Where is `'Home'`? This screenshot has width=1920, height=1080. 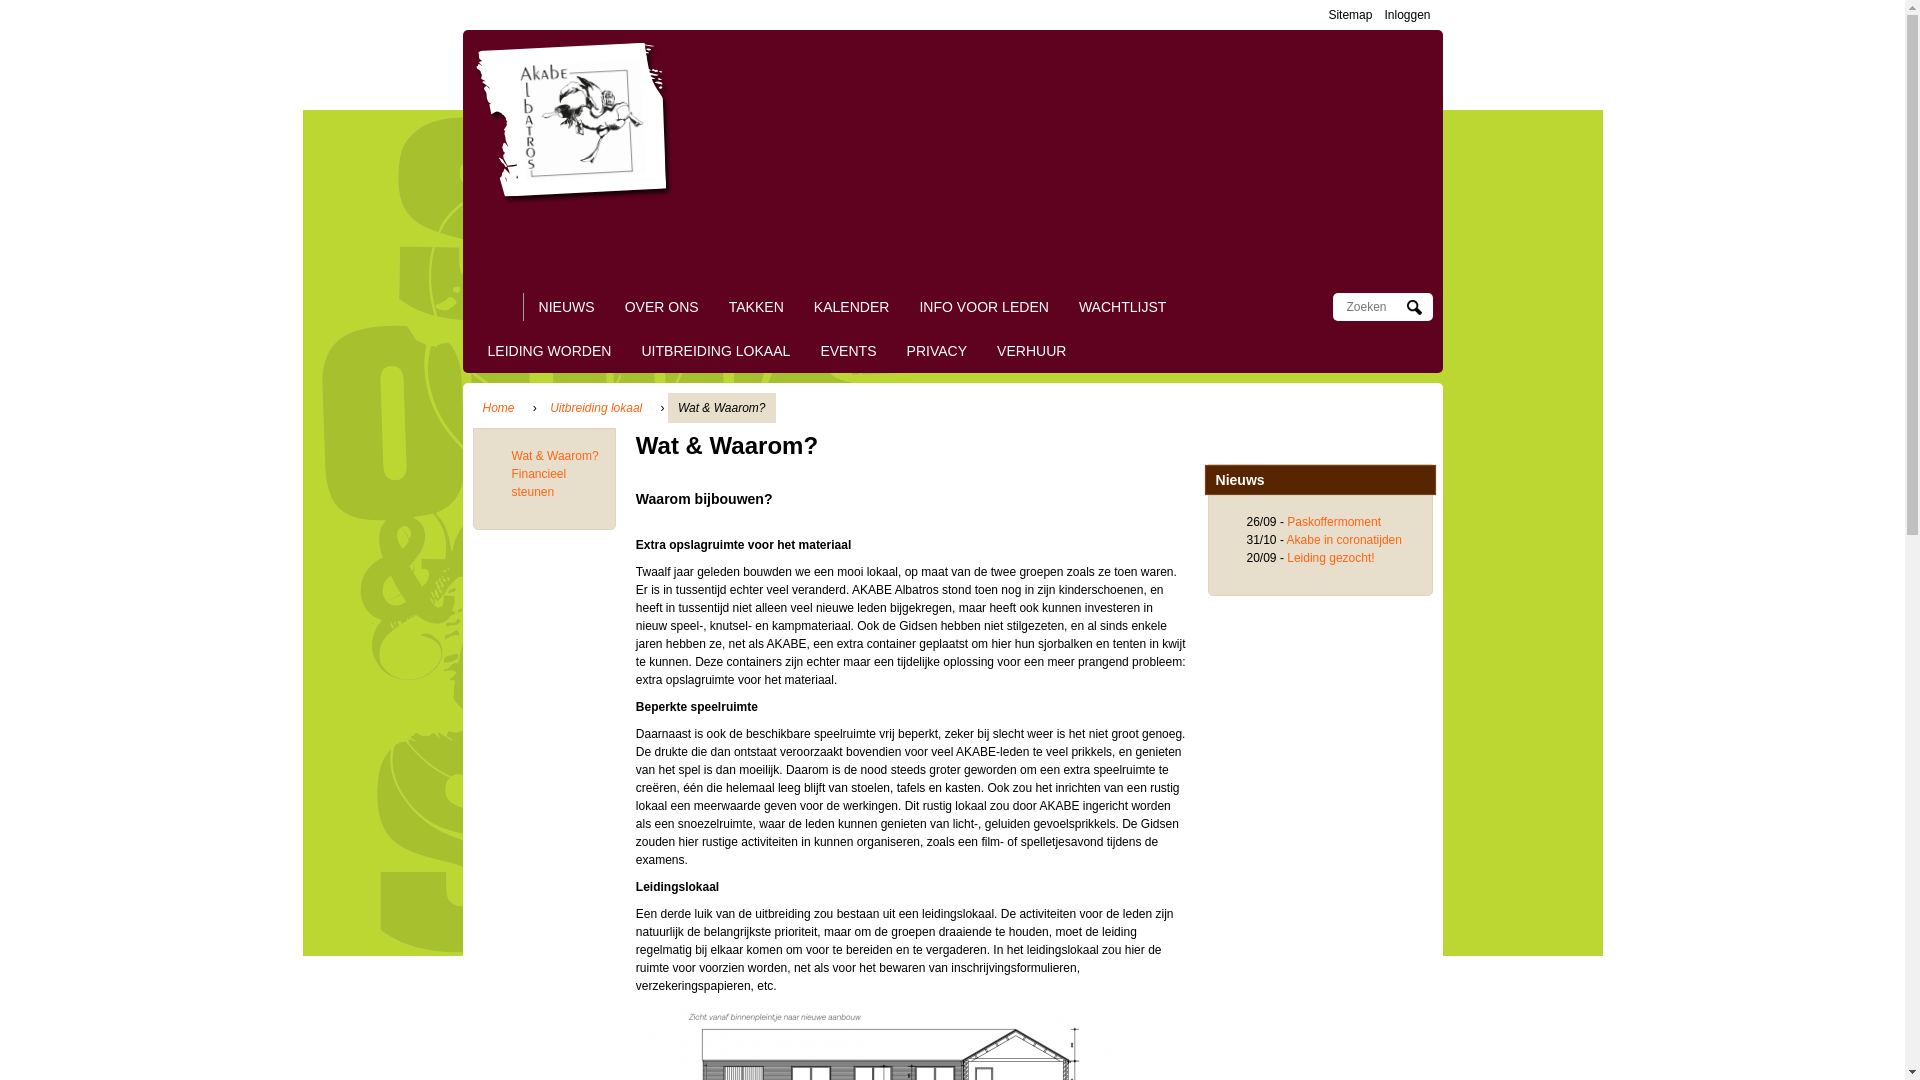 'Home' is located at coordinates (498, 407).